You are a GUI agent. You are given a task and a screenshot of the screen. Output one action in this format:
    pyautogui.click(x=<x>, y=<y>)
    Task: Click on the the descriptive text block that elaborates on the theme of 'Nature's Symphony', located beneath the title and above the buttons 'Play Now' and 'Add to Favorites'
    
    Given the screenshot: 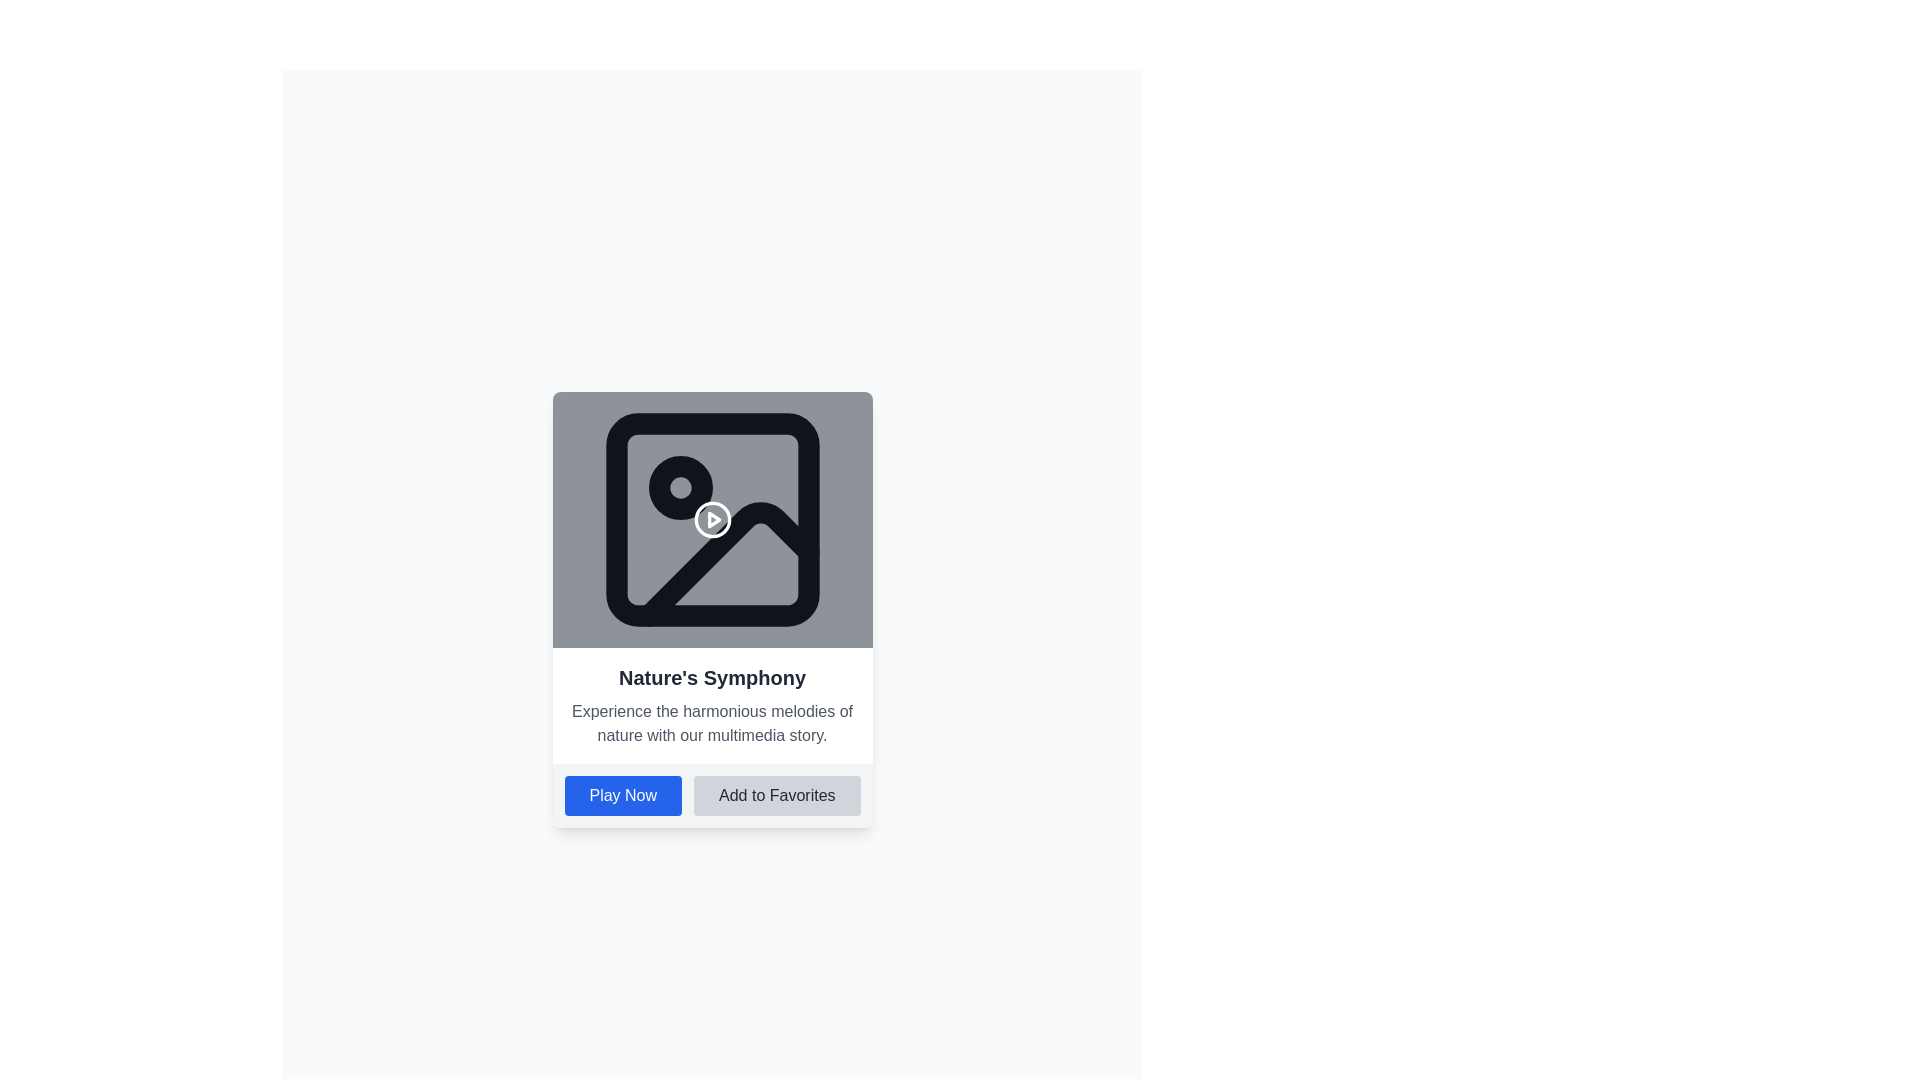 What is the action you would take?
    pyautogui.click(x=712, y=724)
    